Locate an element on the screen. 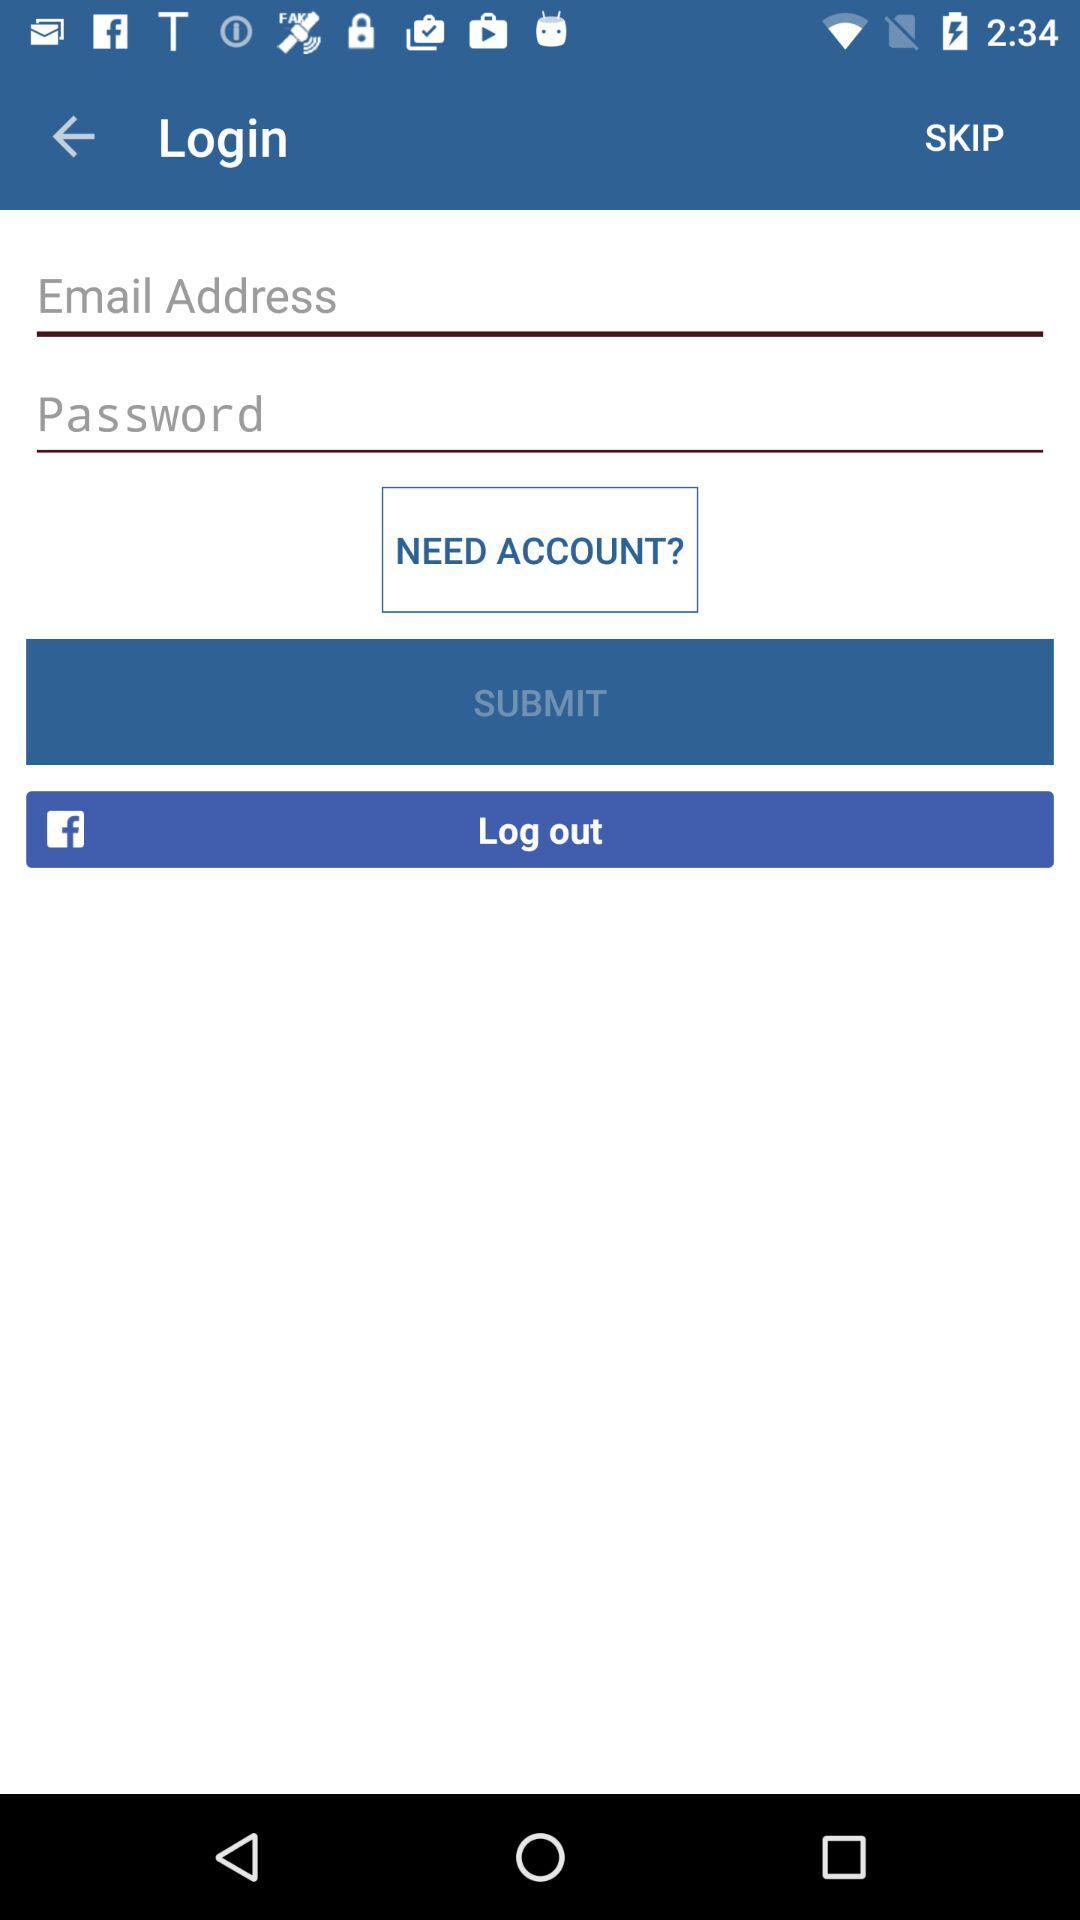  submit icon is located at coordinates (540, 701).